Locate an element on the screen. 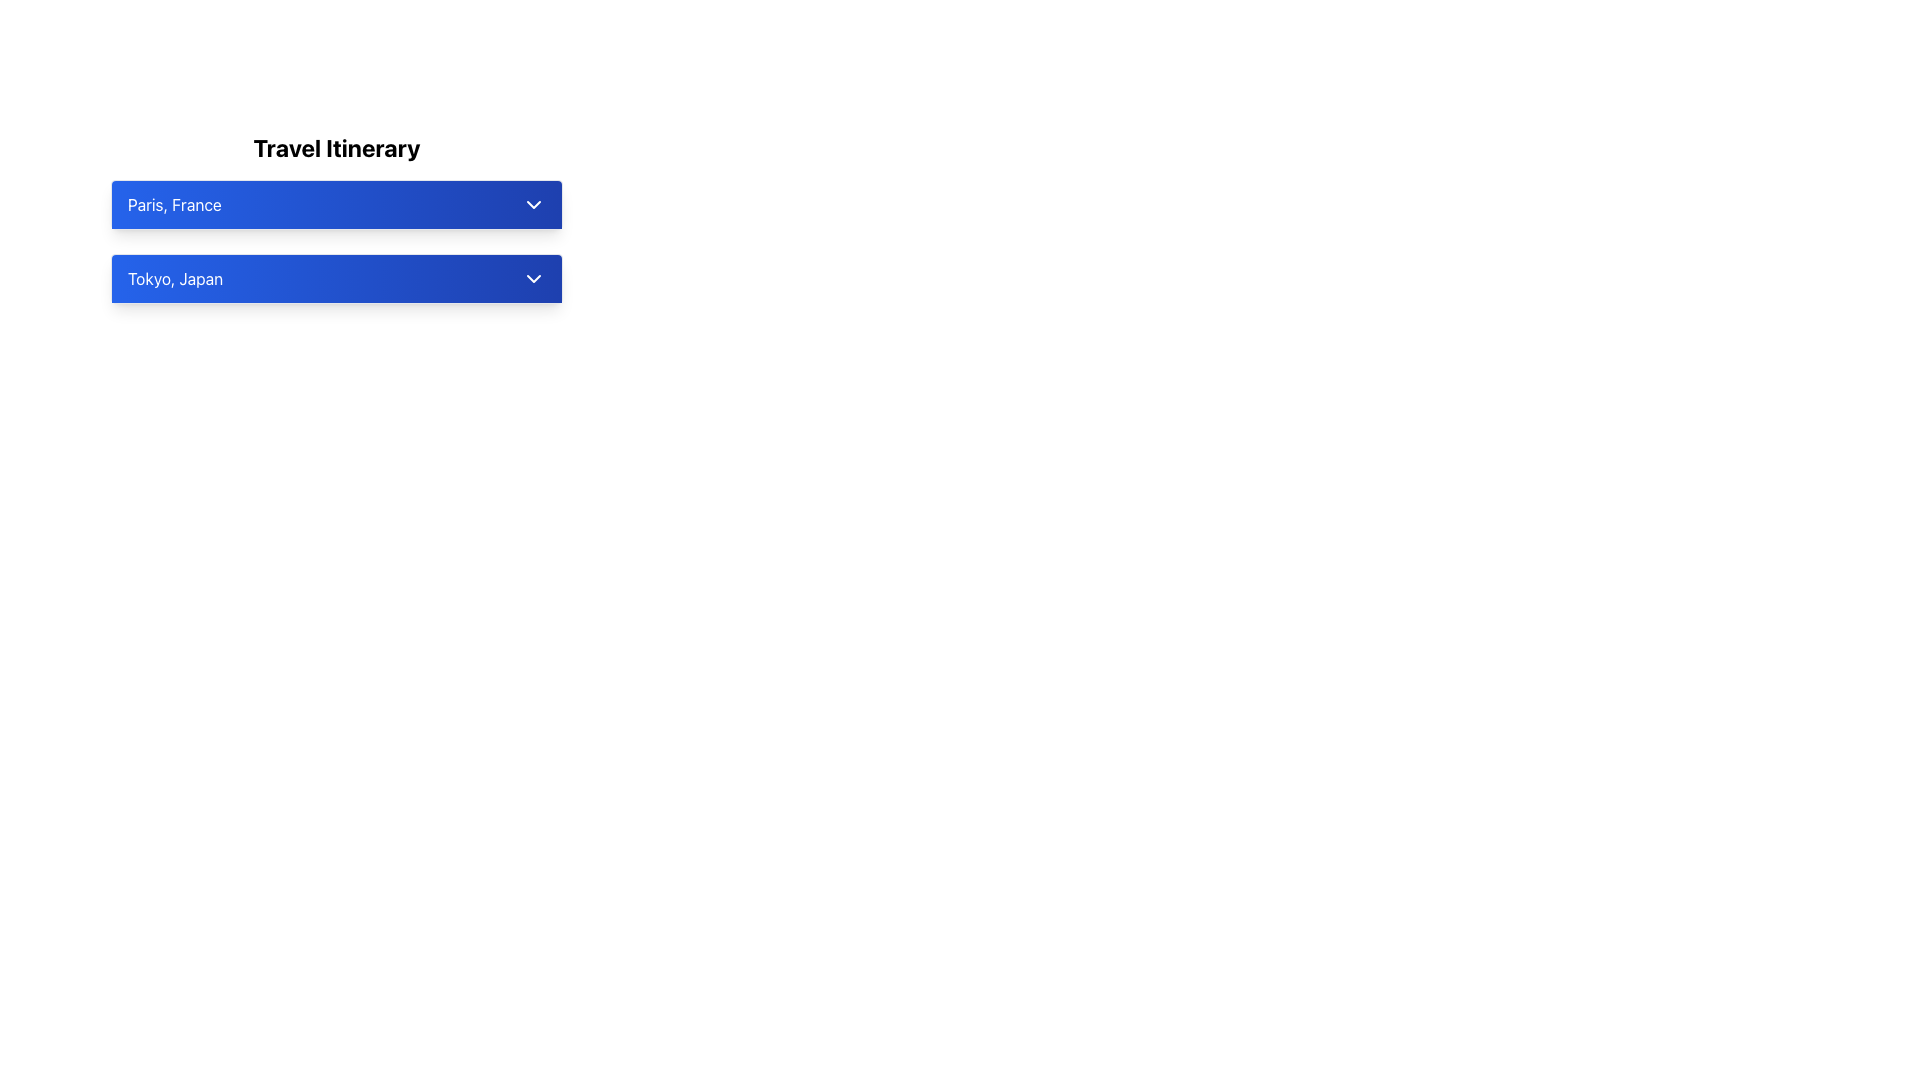 The height and width of the screenshot is (1080, 1920). the downward chevron icon located at the far right side of the blue rounded rectangle containing the text 'Tokyo, Japan' is located at coordinates (533, 278).